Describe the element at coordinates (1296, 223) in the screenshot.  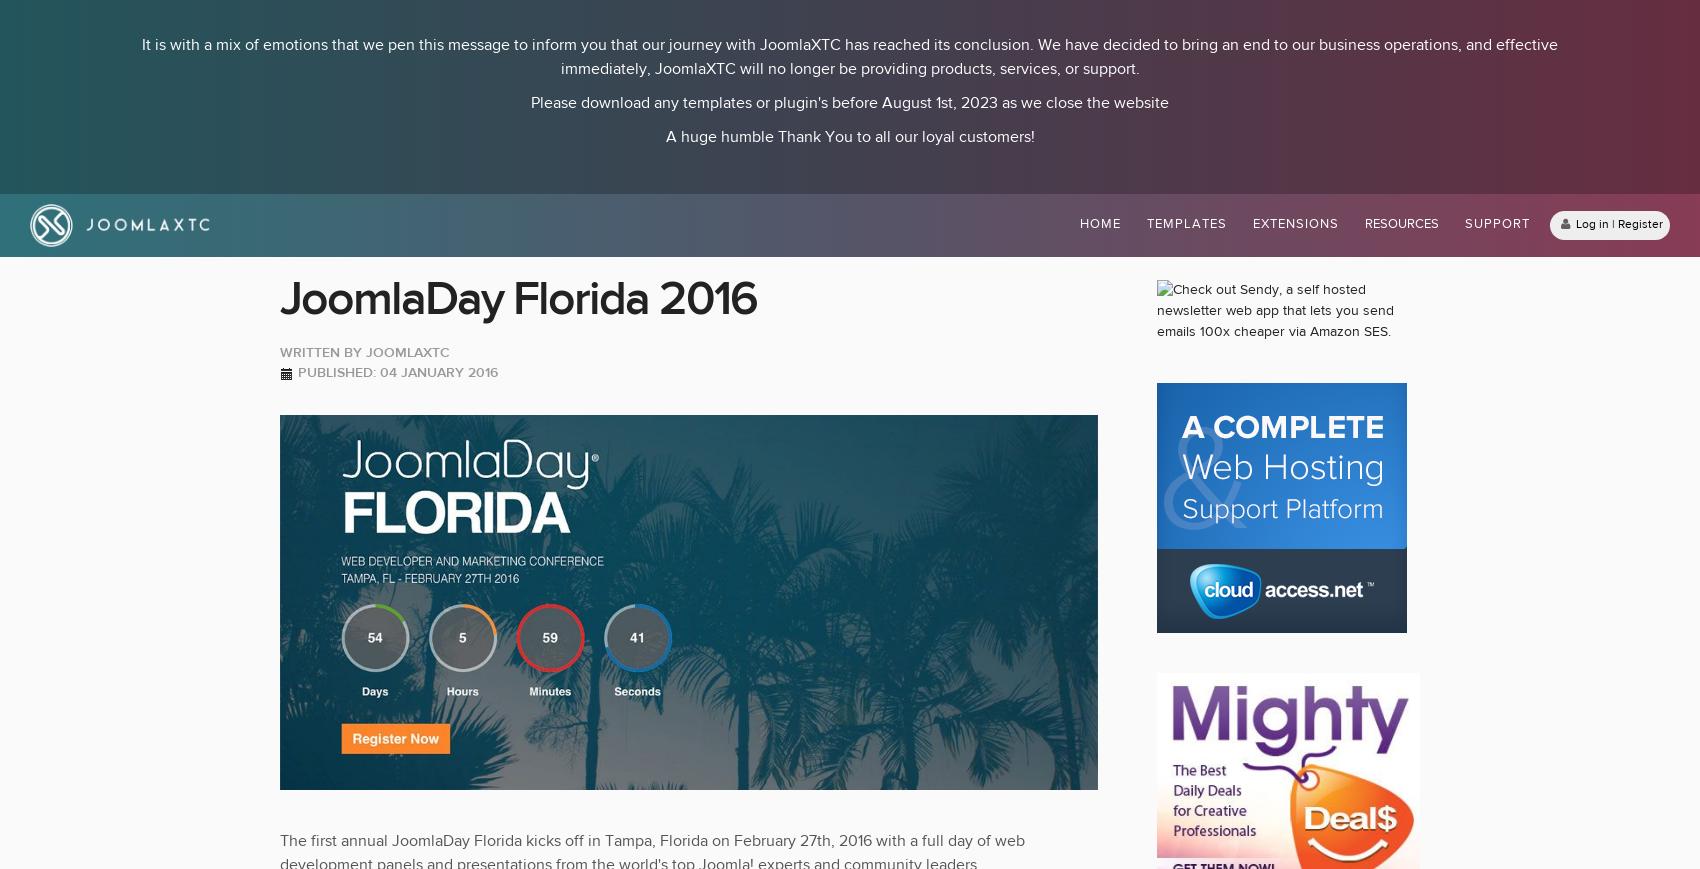
I see `'Extensions'` at that location.